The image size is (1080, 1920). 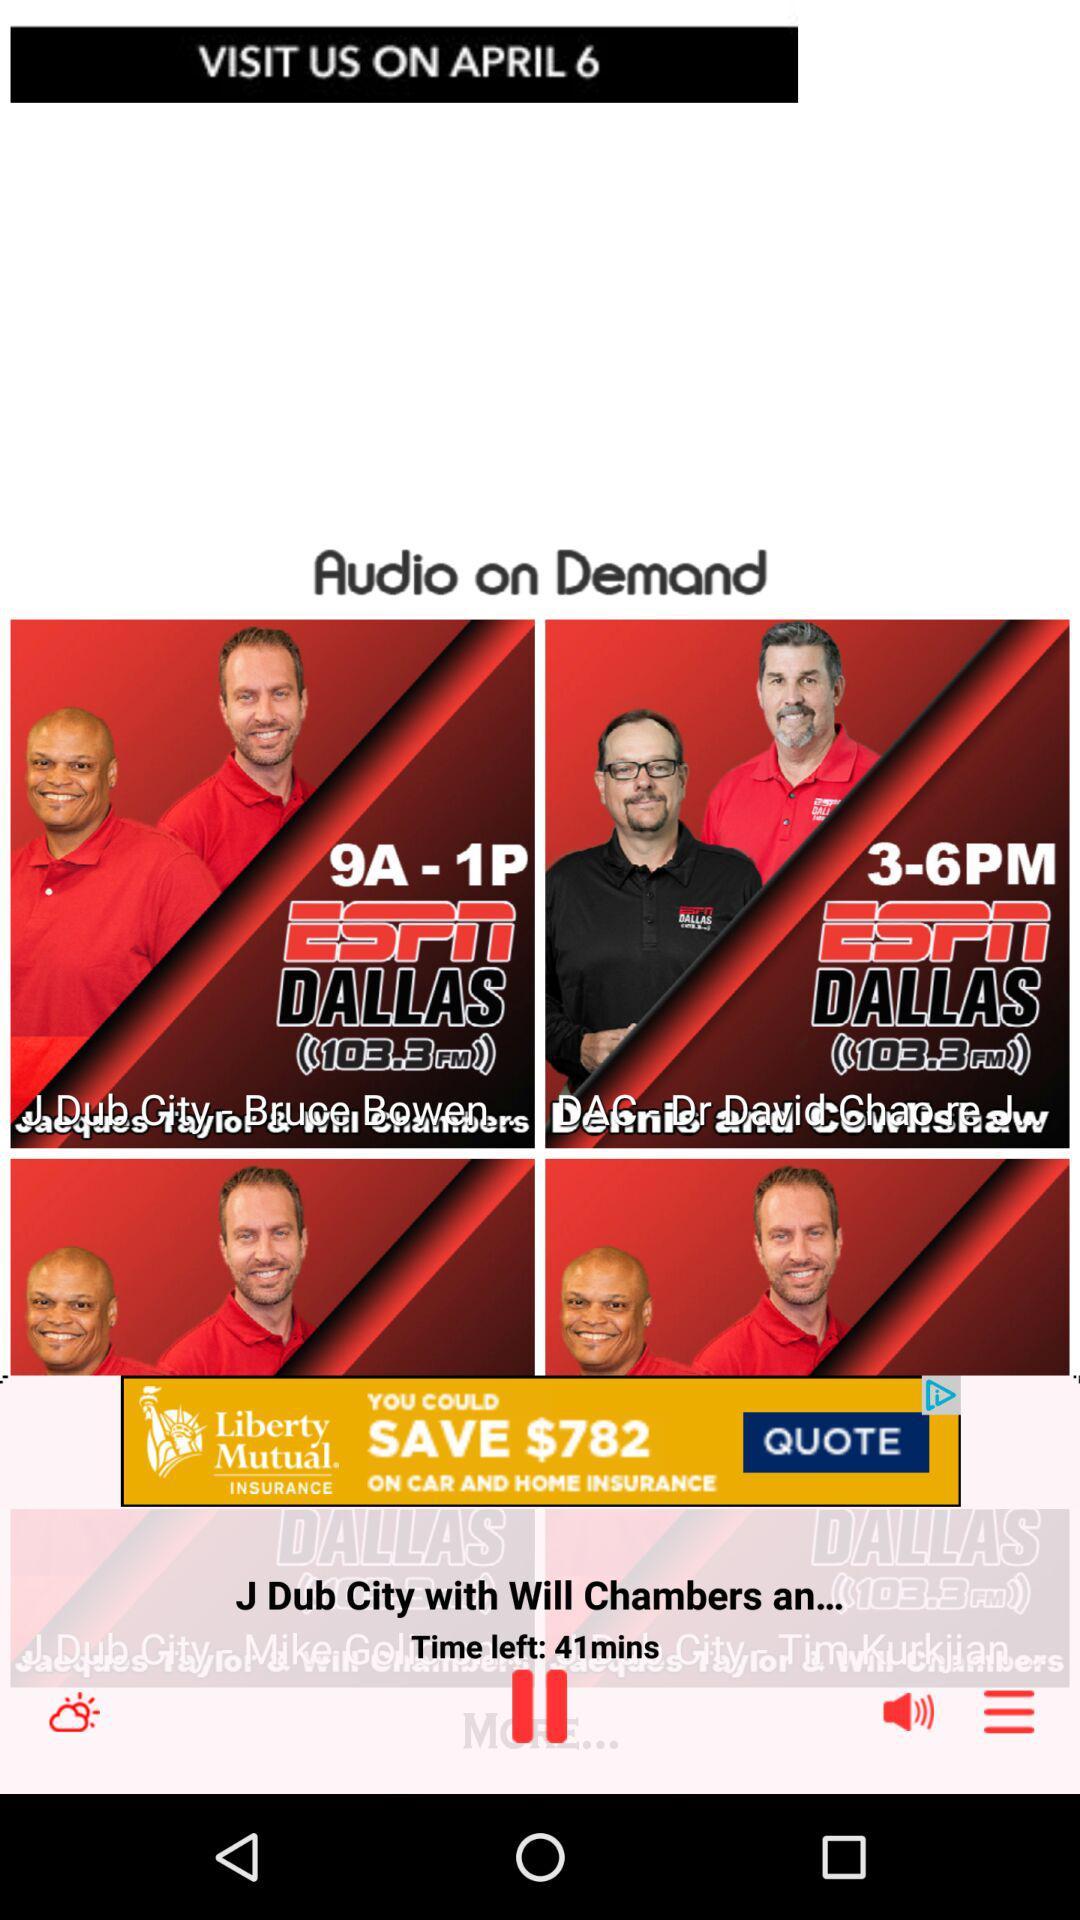 What do you see at coordinates (73, 1832) in the screenshot?
I see `the weather icon` at bounding box center [73, 1832].